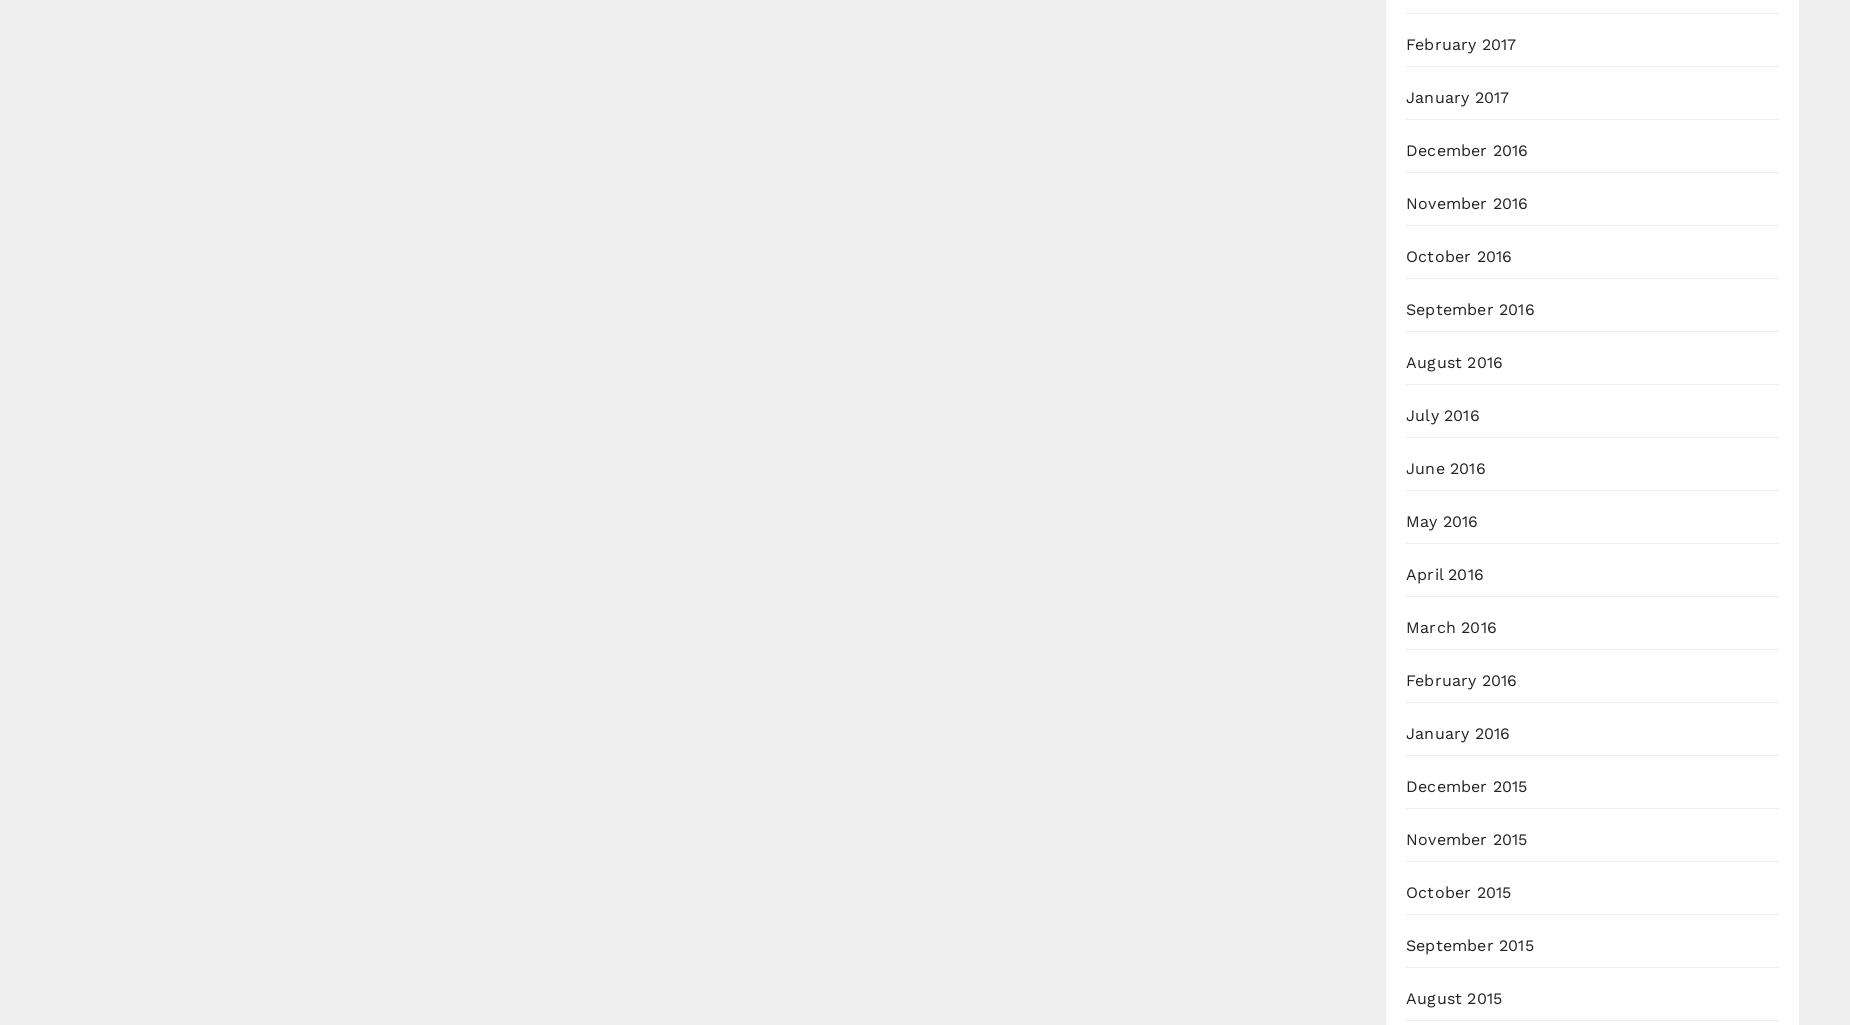 The height and width of the screenshot is (1025, 1850). I want to click on 'April 2016', so click(1445, 574).